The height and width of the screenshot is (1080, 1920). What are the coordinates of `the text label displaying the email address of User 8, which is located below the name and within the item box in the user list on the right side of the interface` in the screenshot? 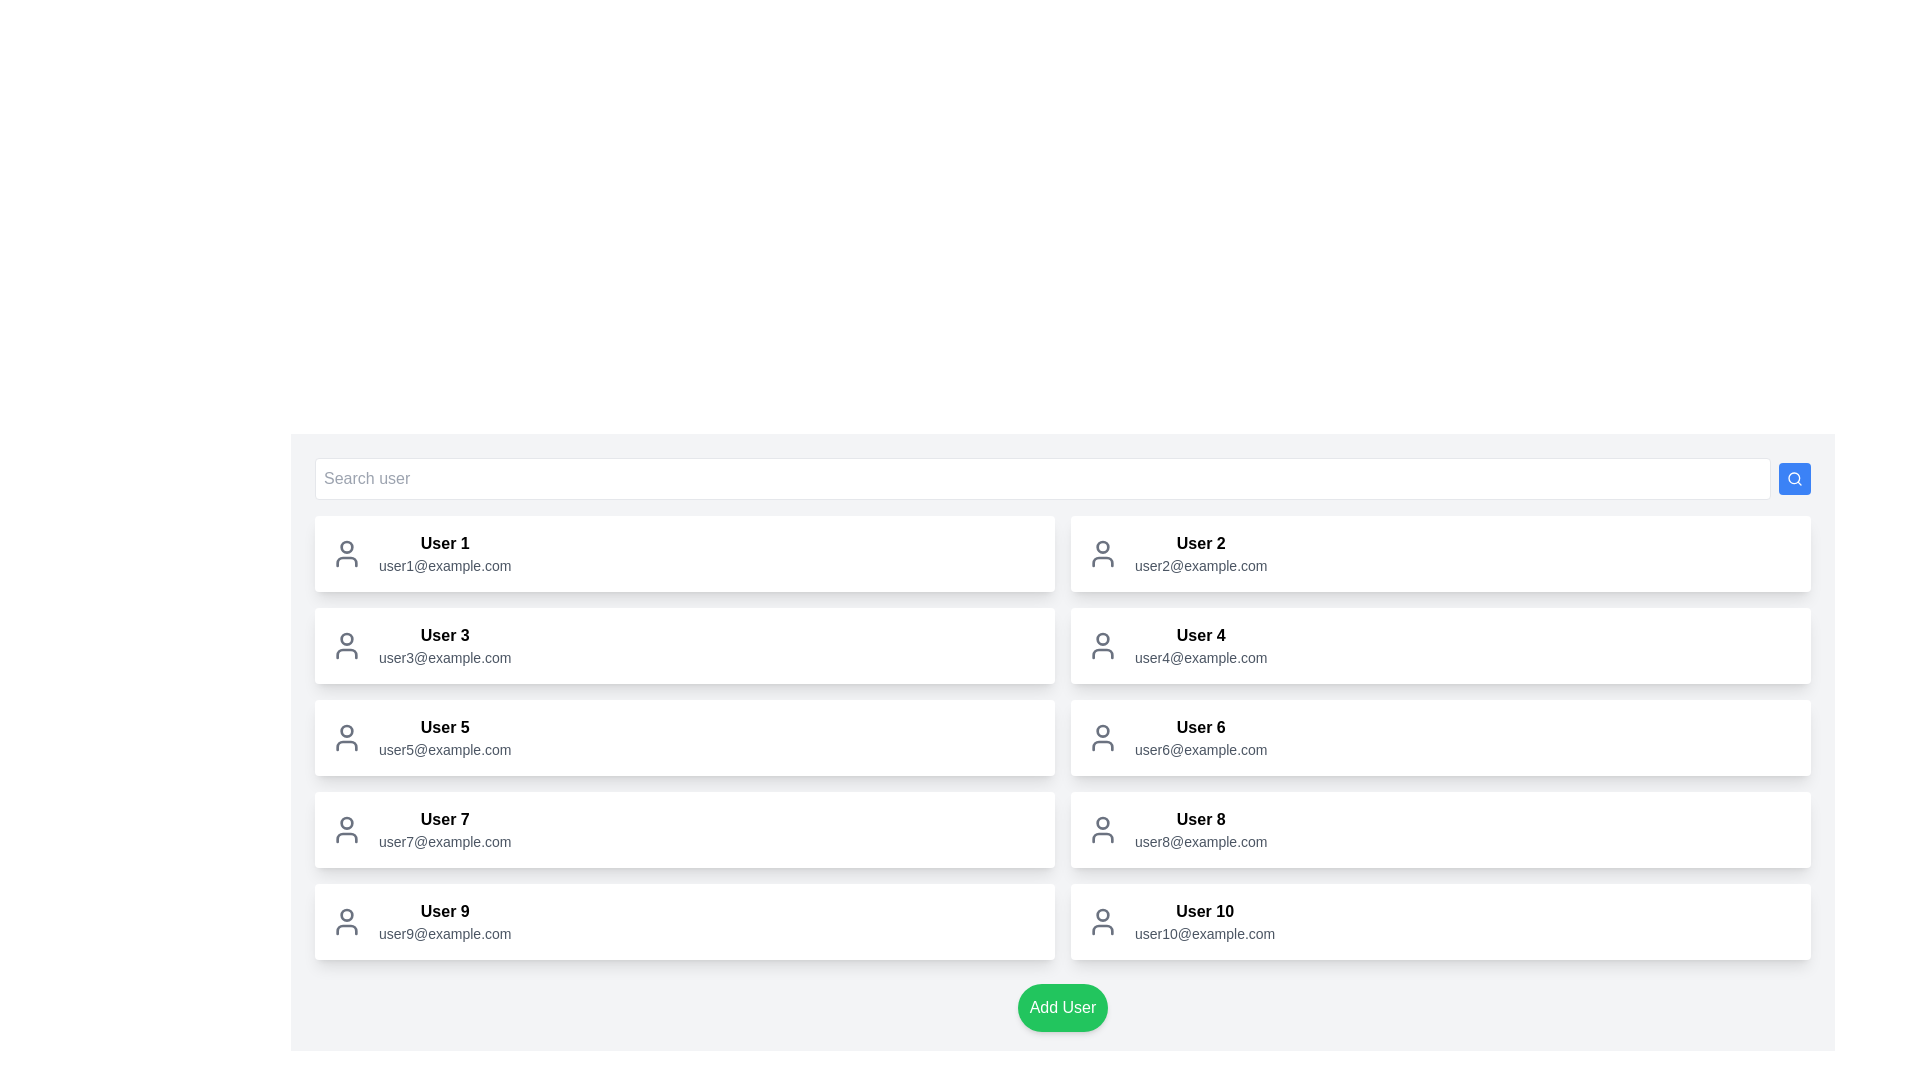 It's located at (1200, 841).